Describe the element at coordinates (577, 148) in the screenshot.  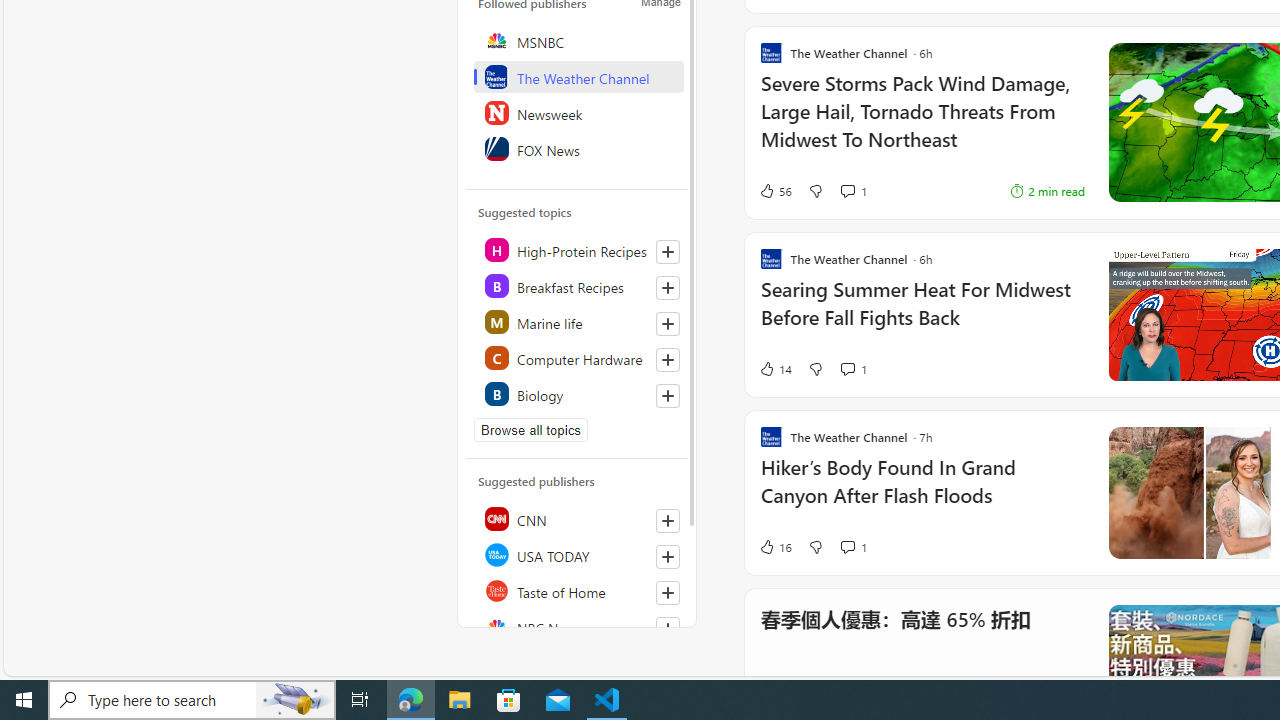
I see `'FOX News'` at that location.